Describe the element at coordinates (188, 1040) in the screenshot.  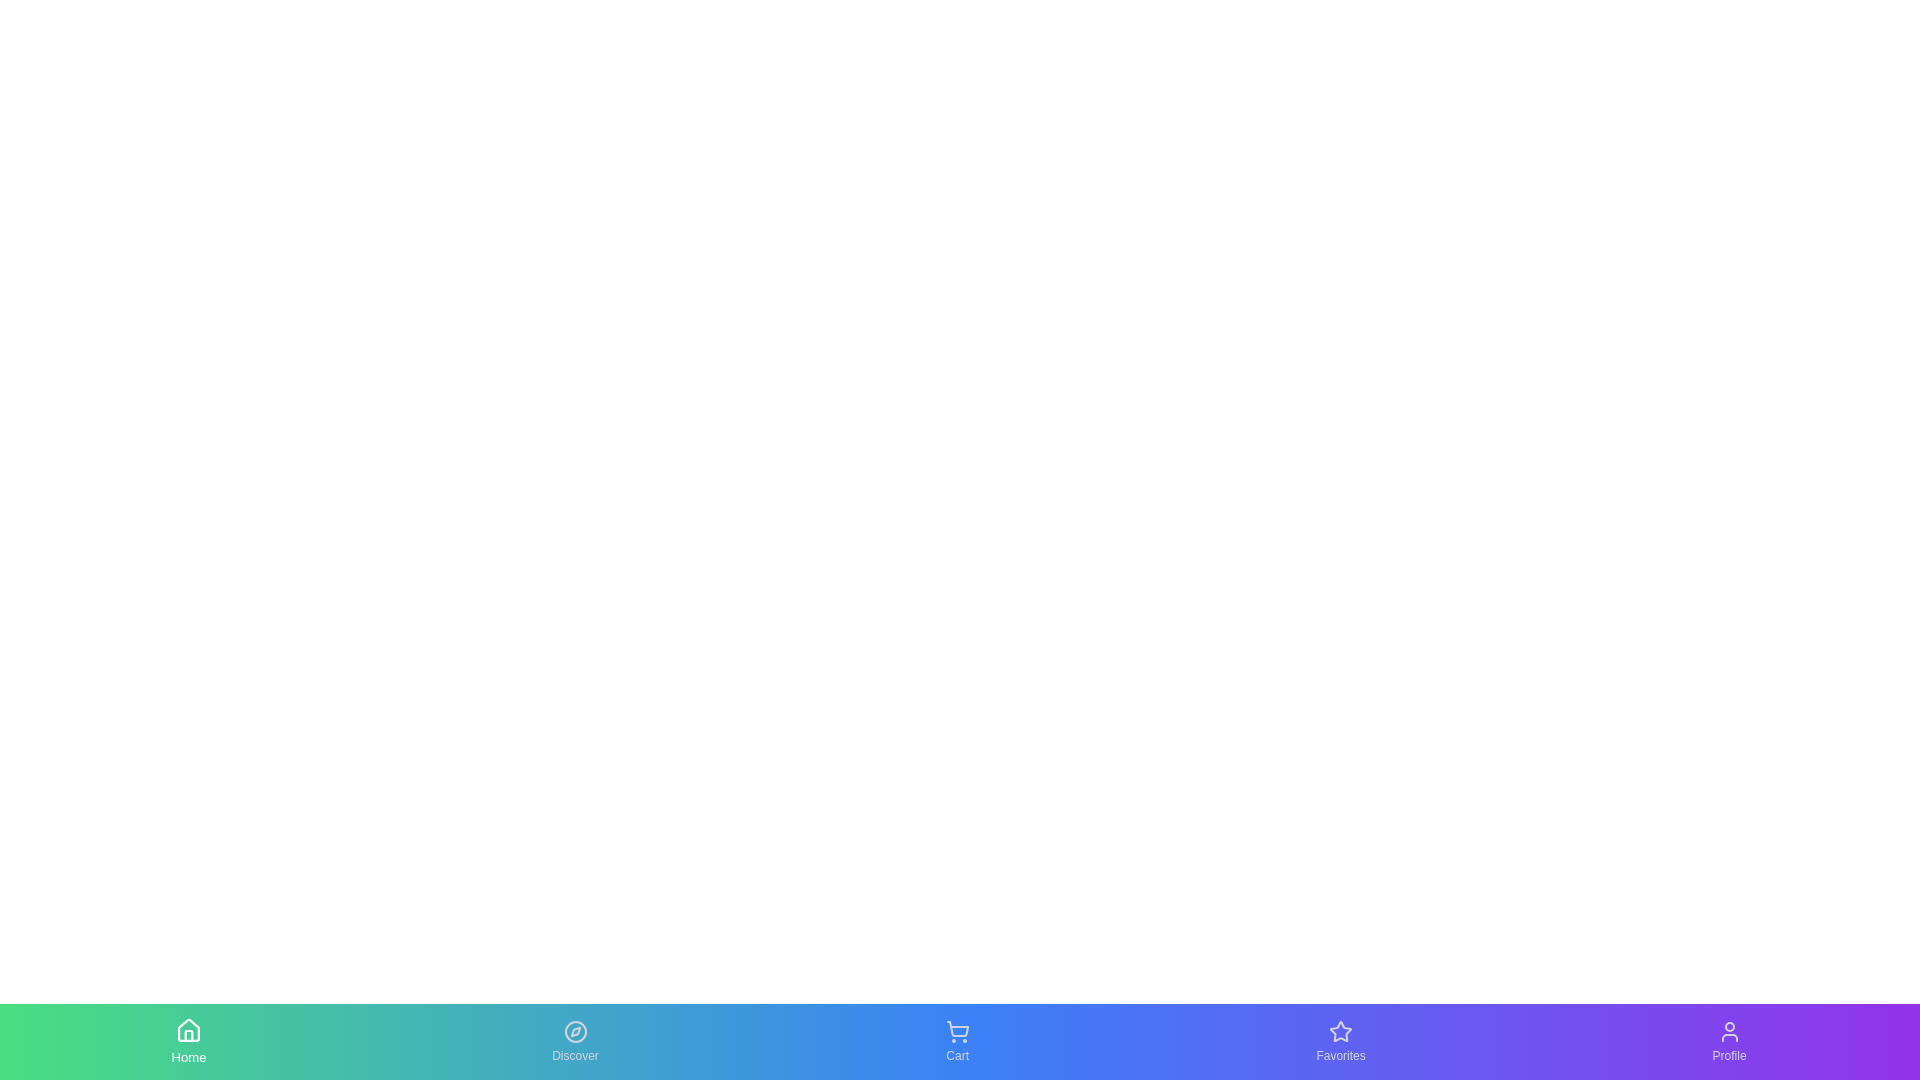
I see `the Home tab by clicking on its icon or label` at that location.